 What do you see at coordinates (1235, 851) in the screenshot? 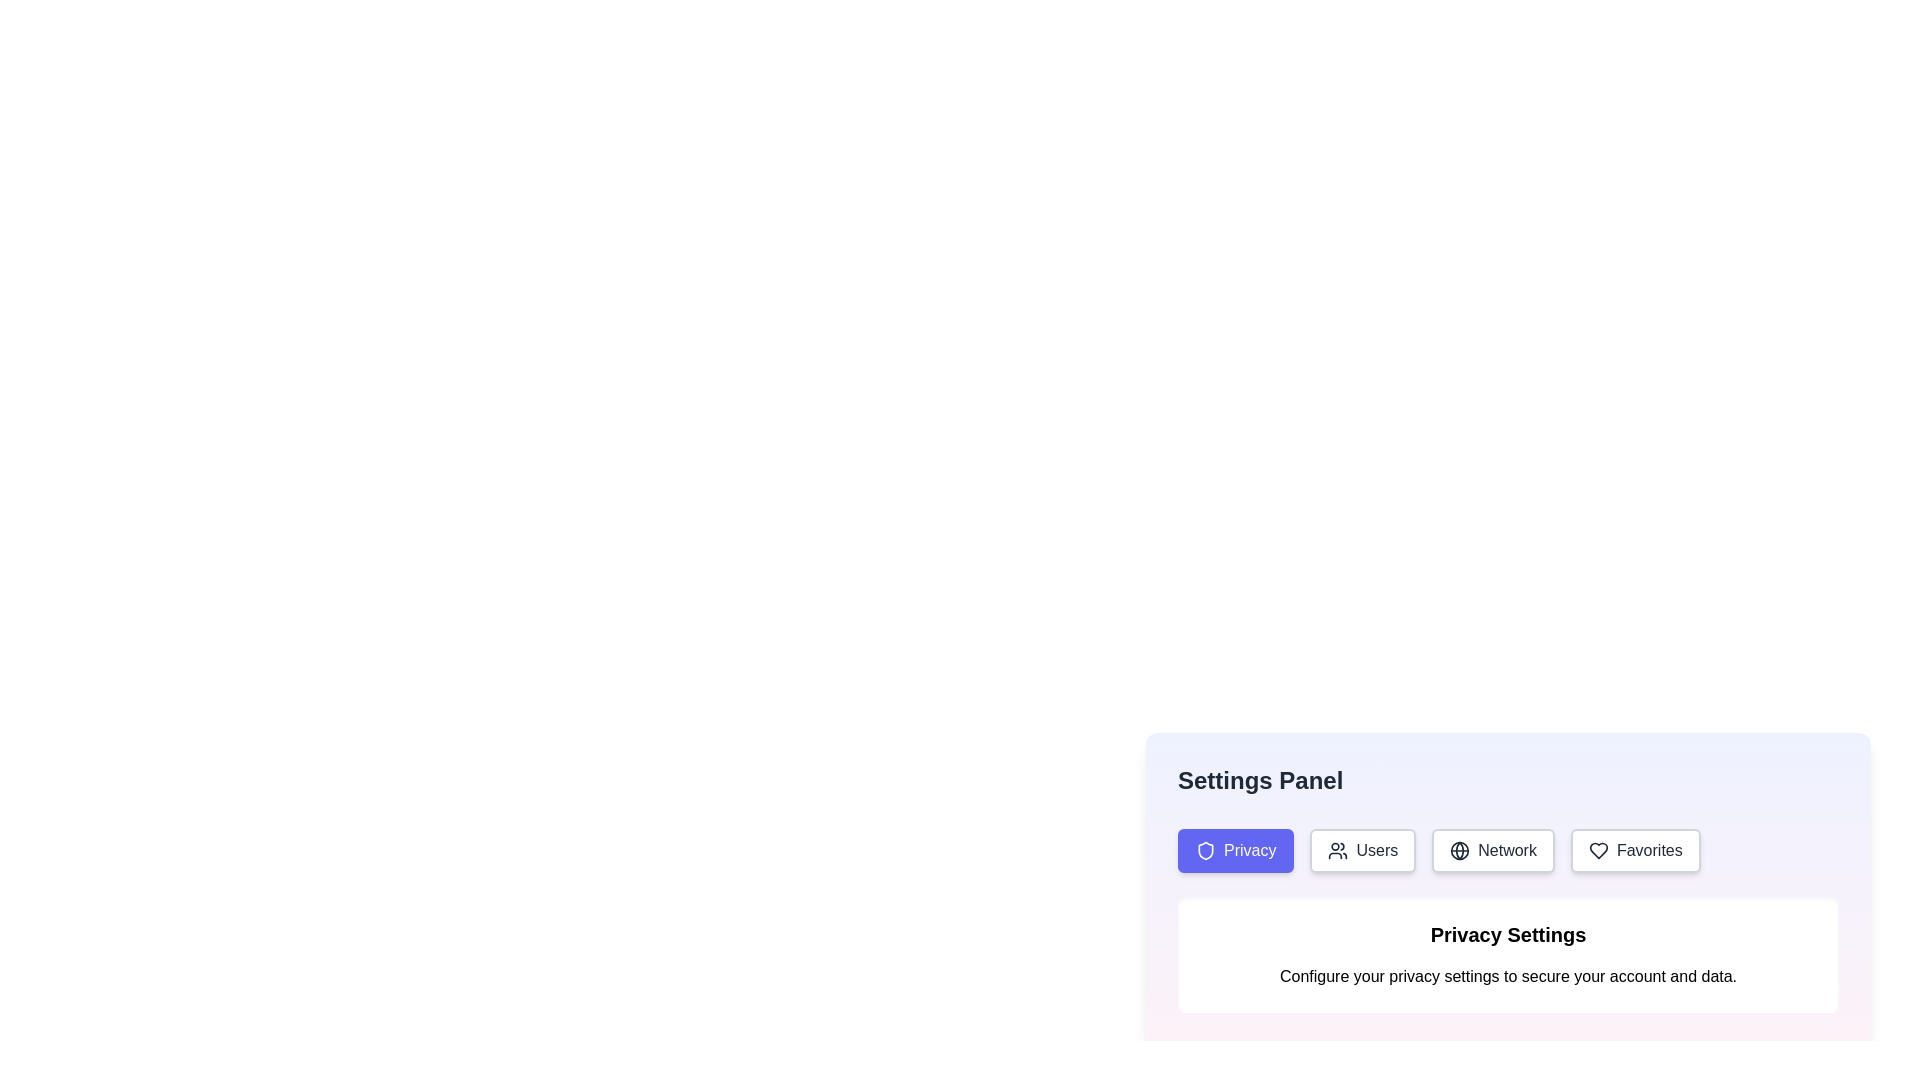
I see `the 'Privacy' settings button in the 'Settings Panel'` at bounding box center [1235, 851].